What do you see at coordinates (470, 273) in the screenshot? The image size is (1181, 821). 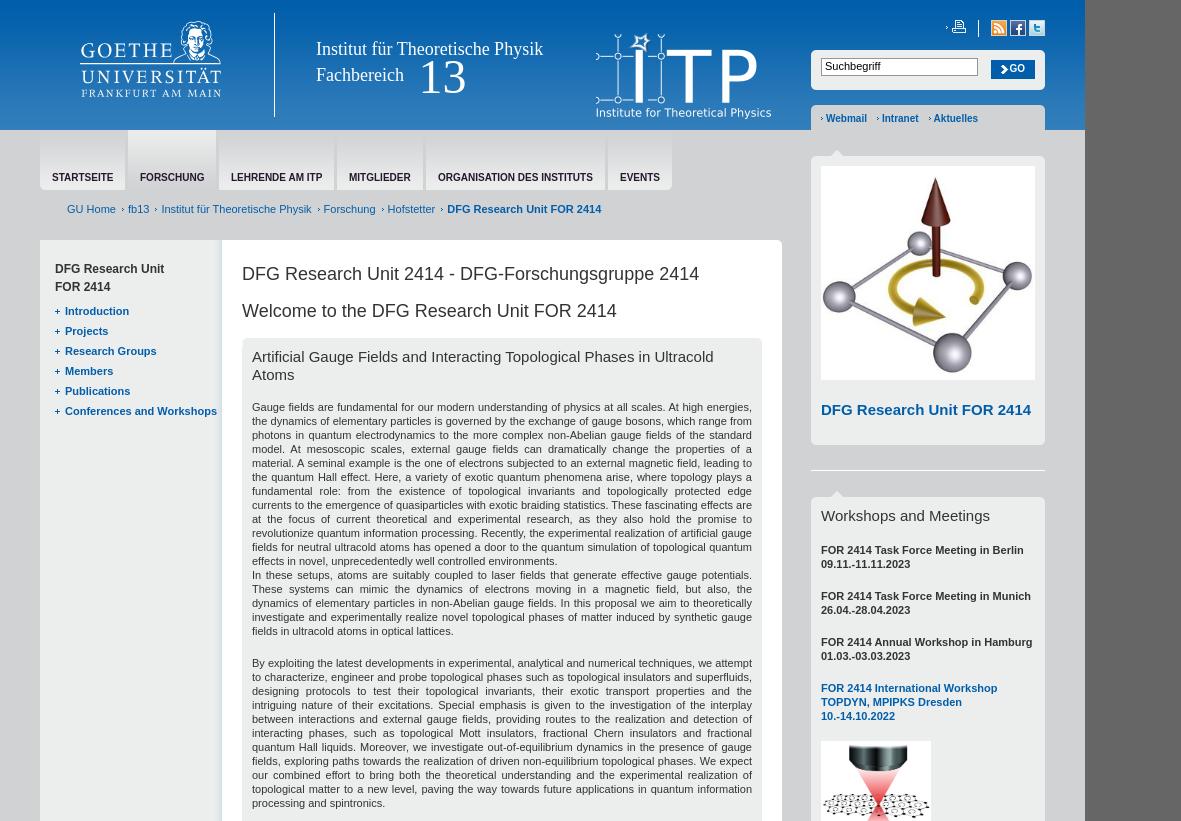 I see `'DFG Research Unit 2414 - DFG-Forschungsgruppe 2414'` at bounding box center [470, 273].